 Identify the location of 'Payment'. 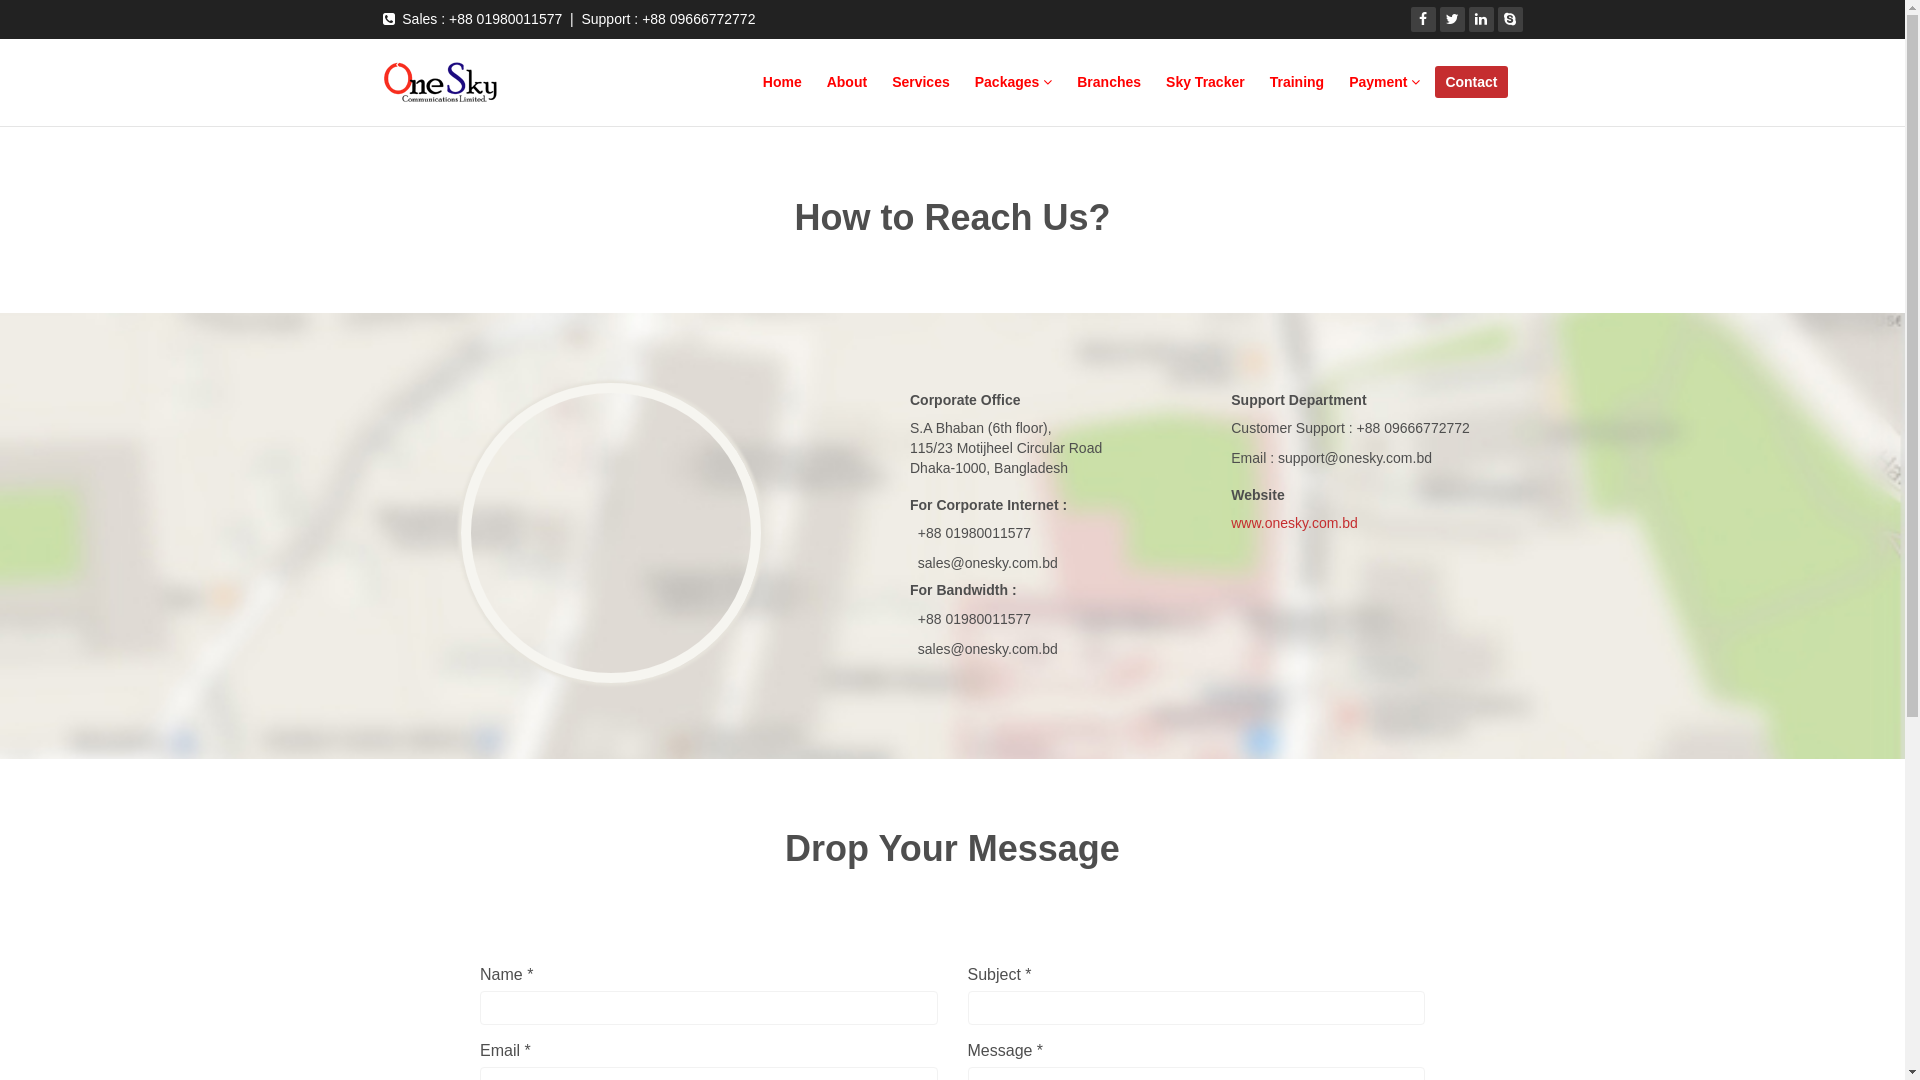
(1339, 80).